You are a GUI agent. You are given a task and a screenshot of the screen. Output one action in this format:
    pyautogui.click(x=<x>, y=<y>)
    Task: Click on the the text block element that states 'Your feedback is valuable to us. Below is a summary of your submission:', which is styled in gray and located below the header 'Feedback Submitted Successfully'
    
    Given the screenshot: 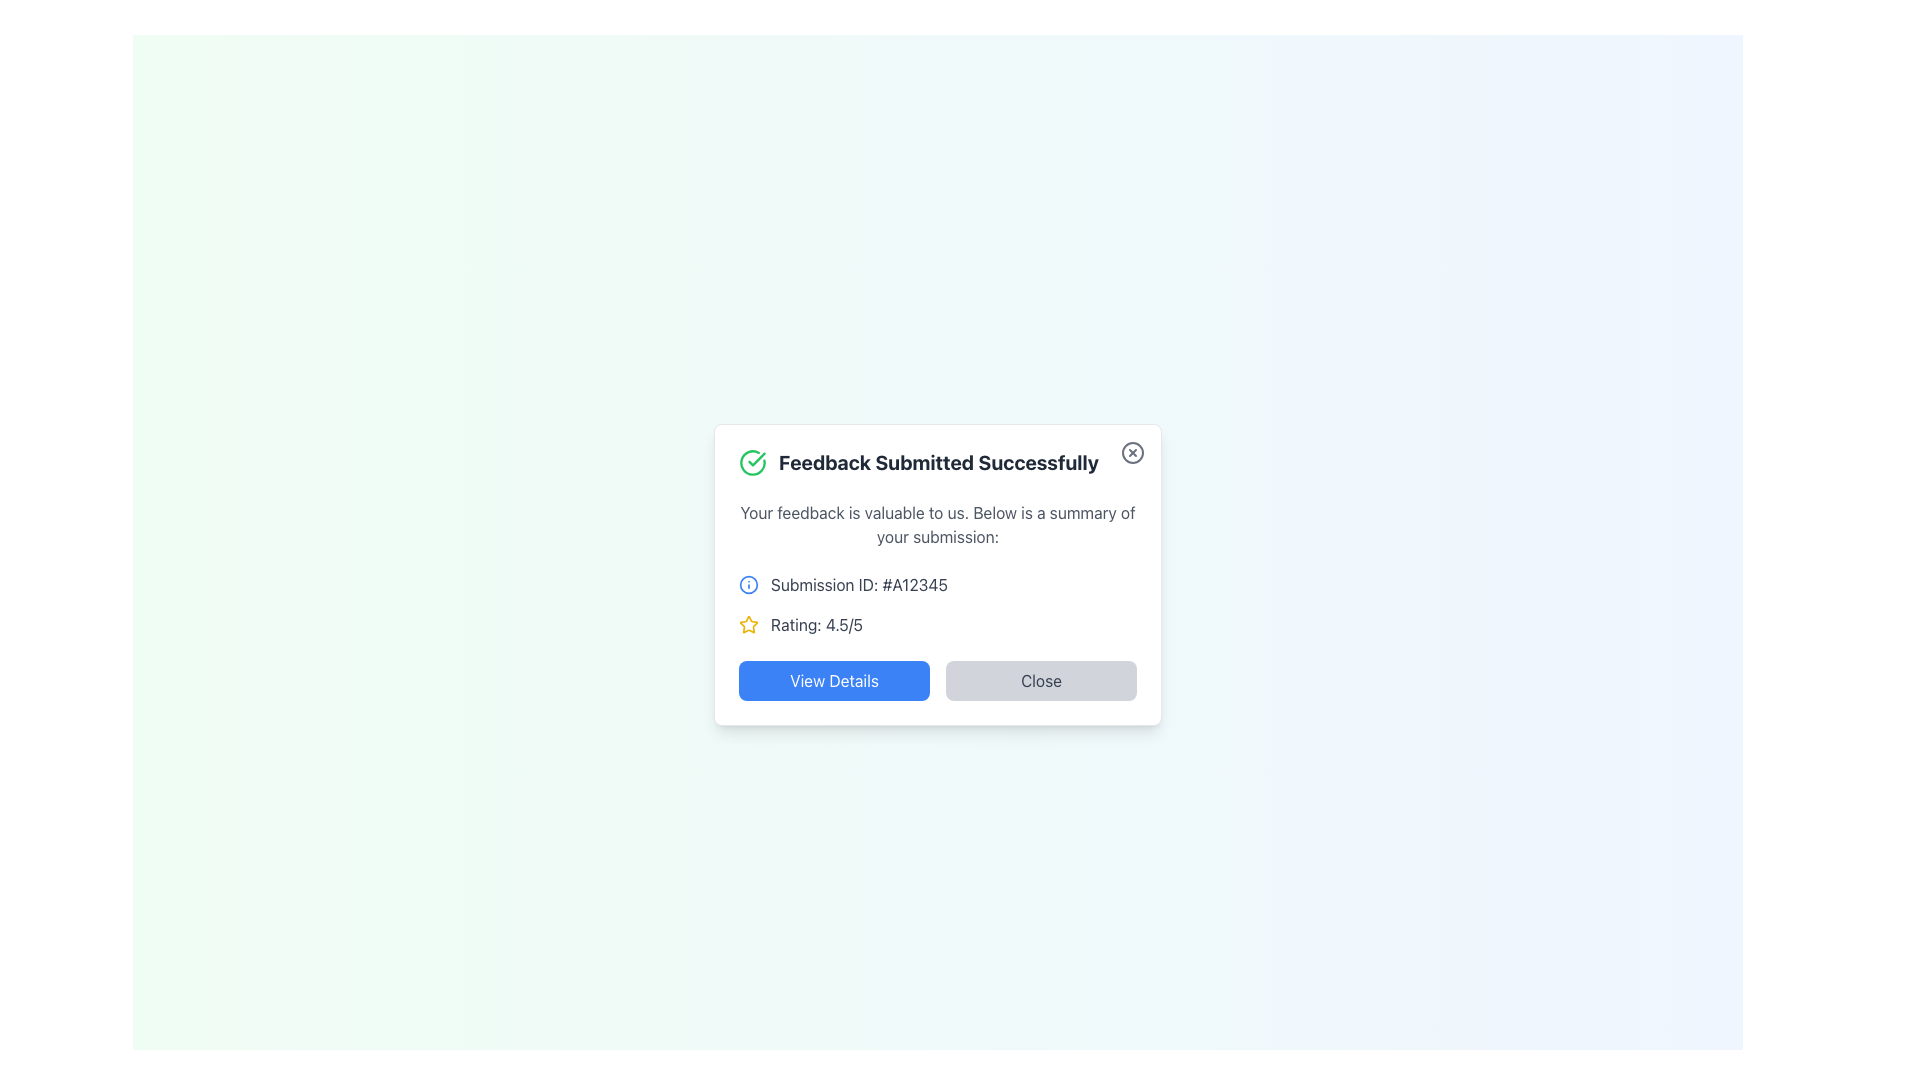 What is the action you would take?
    pyautogui.click(x=936, y=523)
    